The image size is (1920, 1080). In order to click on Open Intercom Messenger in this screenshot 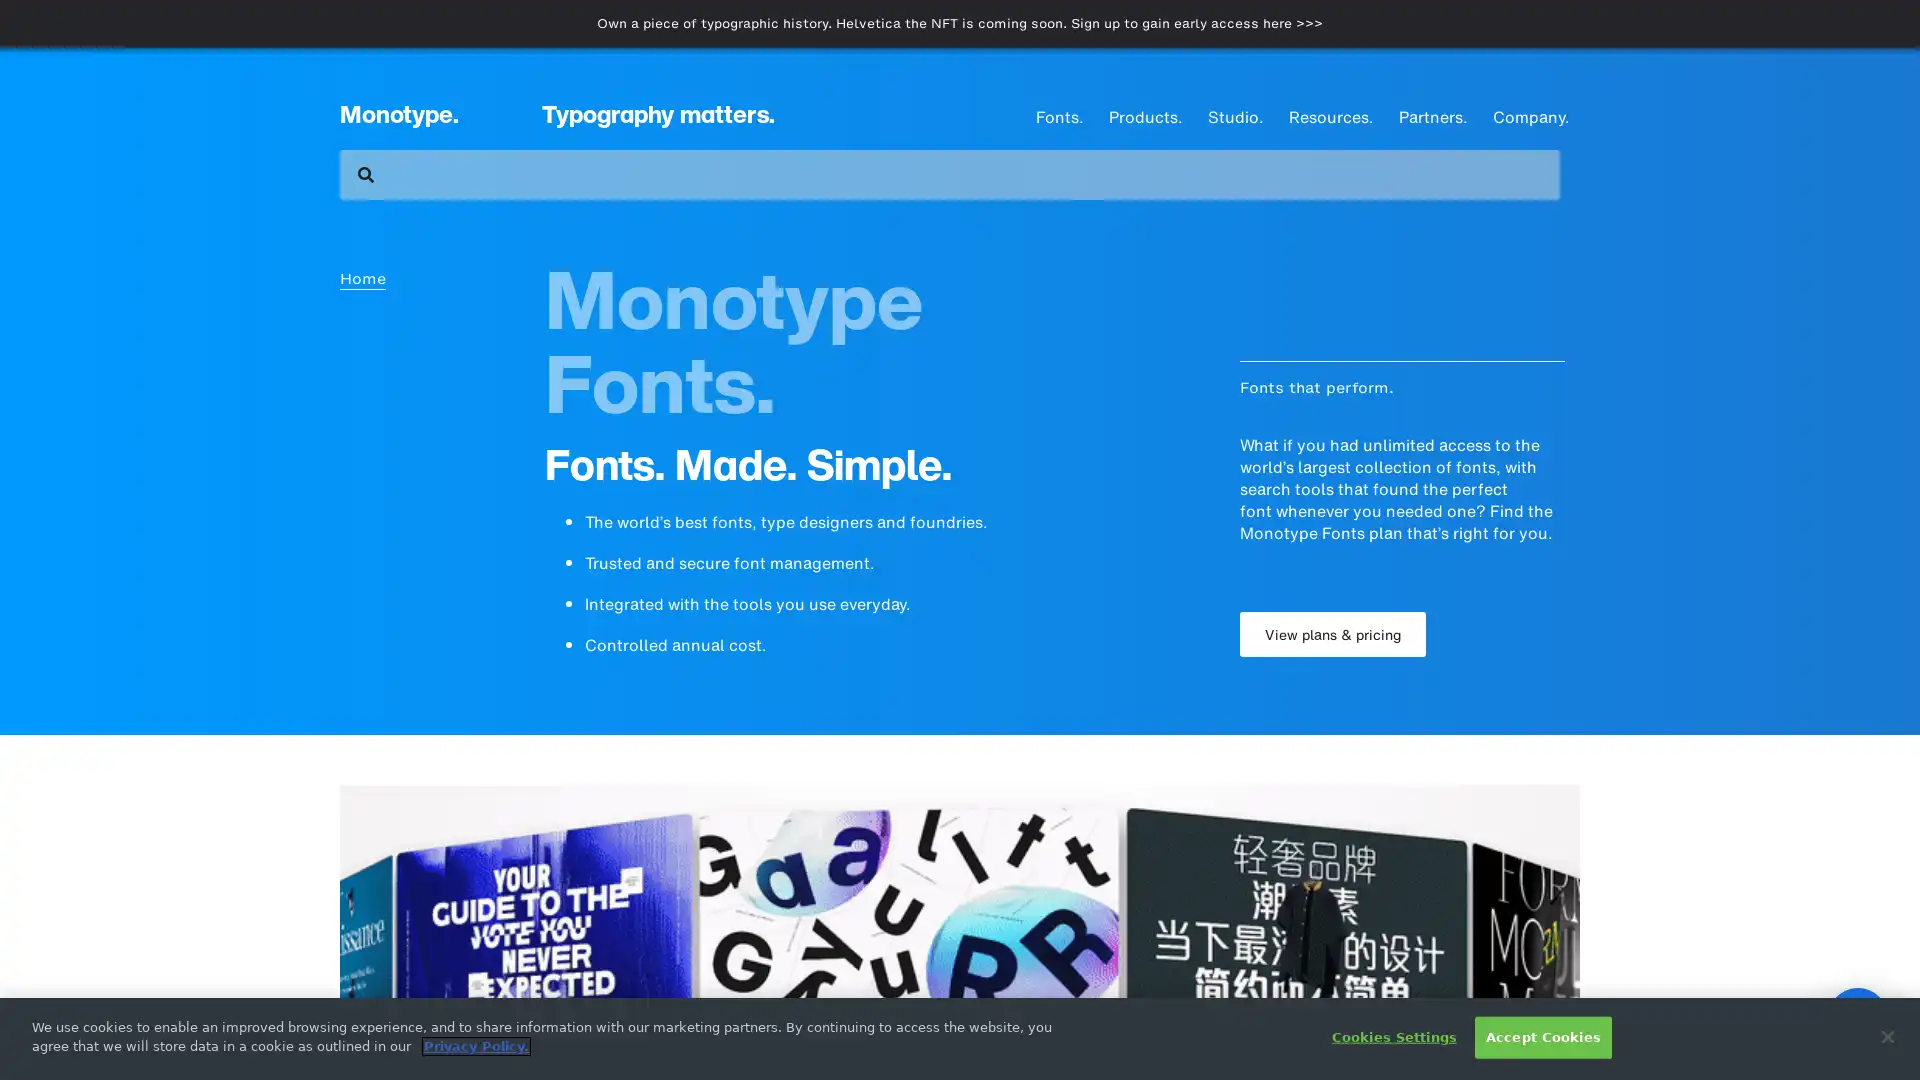, I will do `click(1856, 1018)`.